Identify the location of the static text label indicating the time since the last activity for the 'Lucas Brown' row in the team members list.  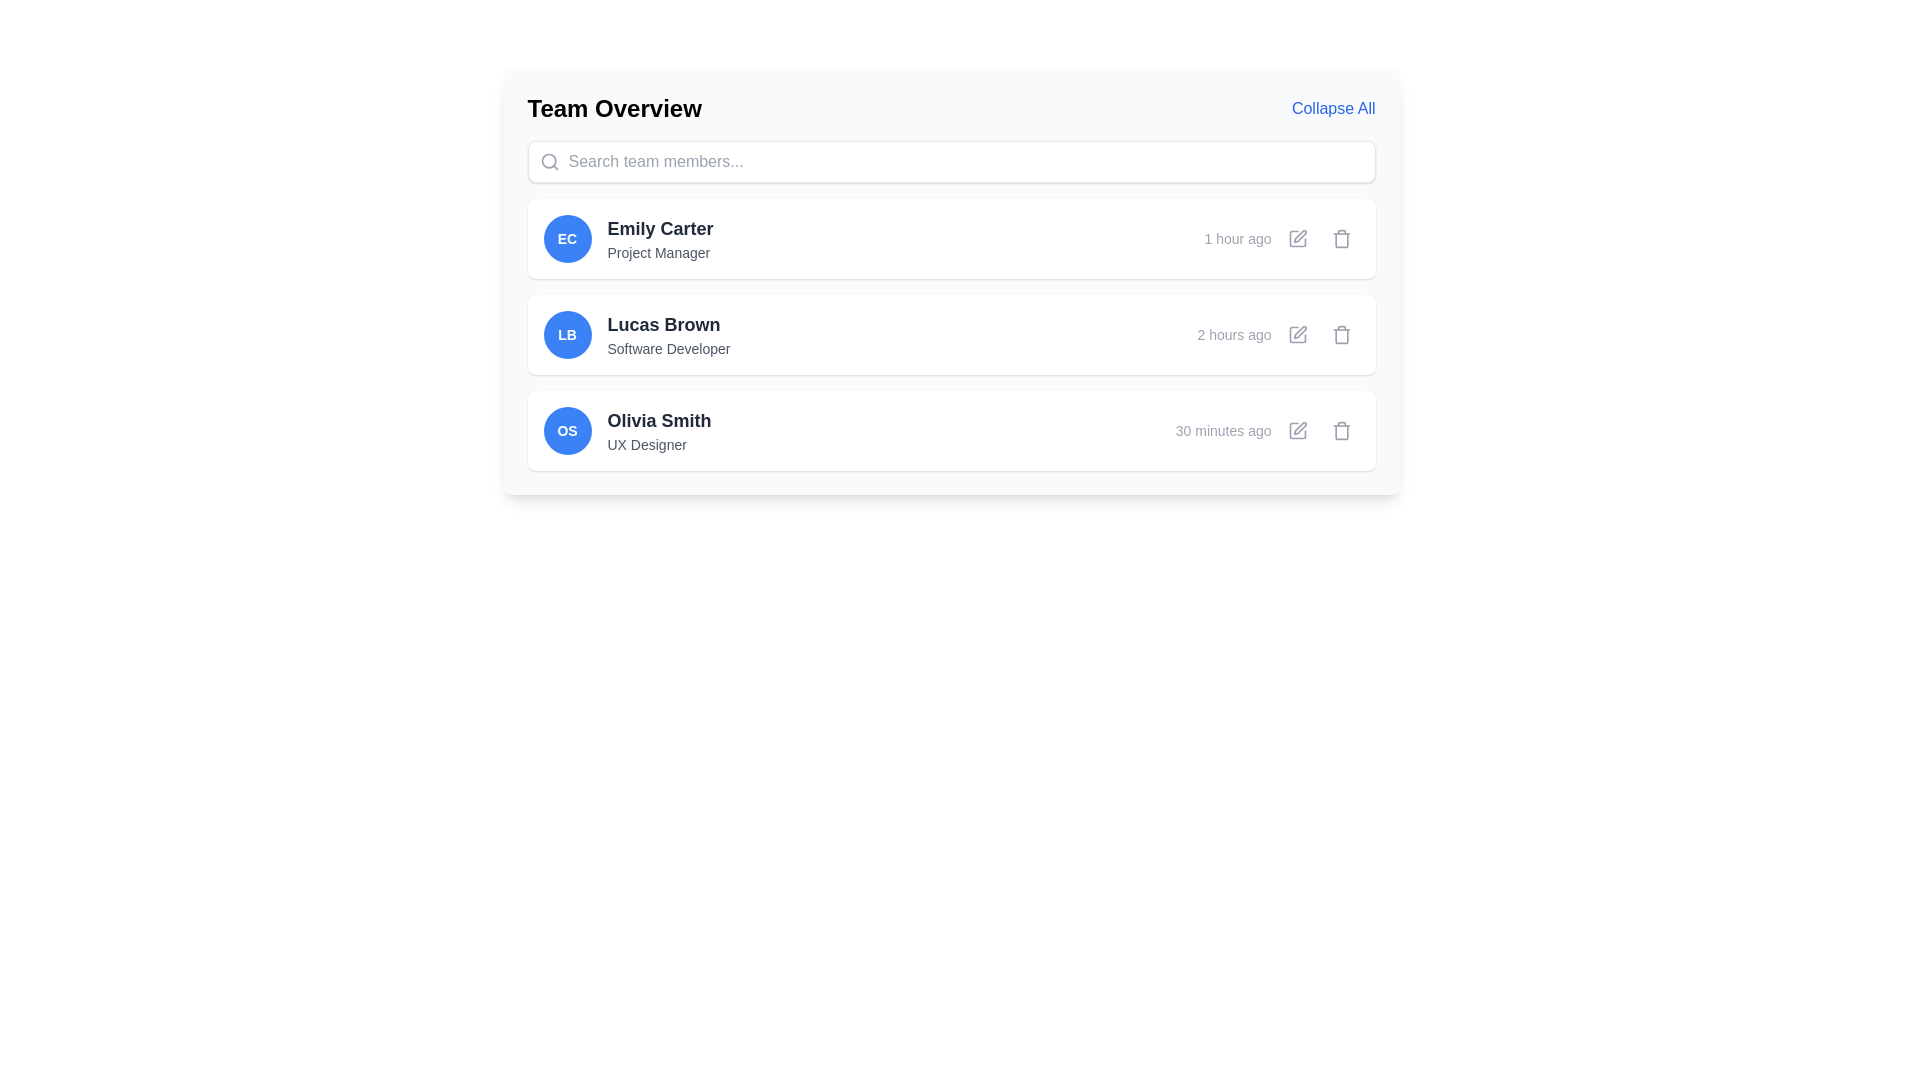
(1233, 334).